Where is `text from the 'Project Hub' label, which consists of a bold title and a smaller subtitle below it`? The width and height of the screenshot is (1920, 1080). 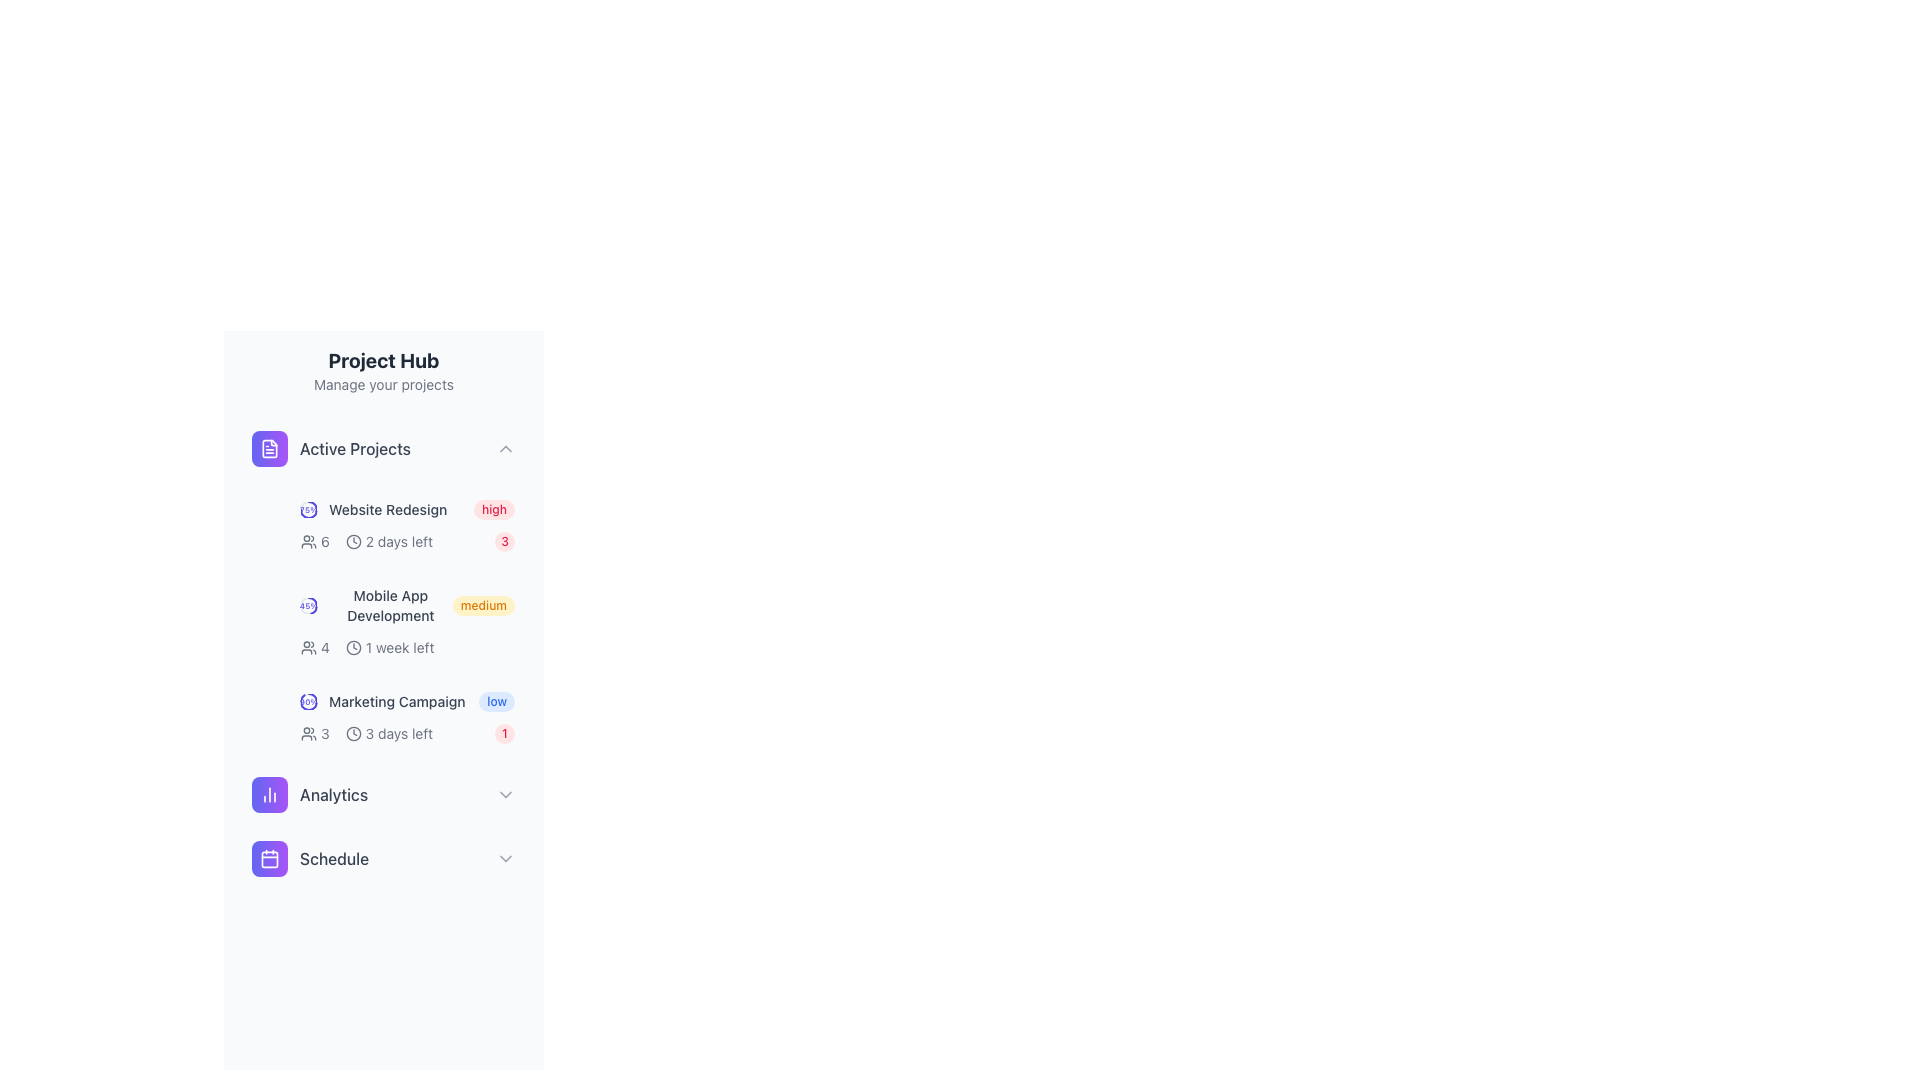 text from the 'Project Hub' label, which consists of a bold title and a smaller subtitle below it is located at coordinates (384, 370).